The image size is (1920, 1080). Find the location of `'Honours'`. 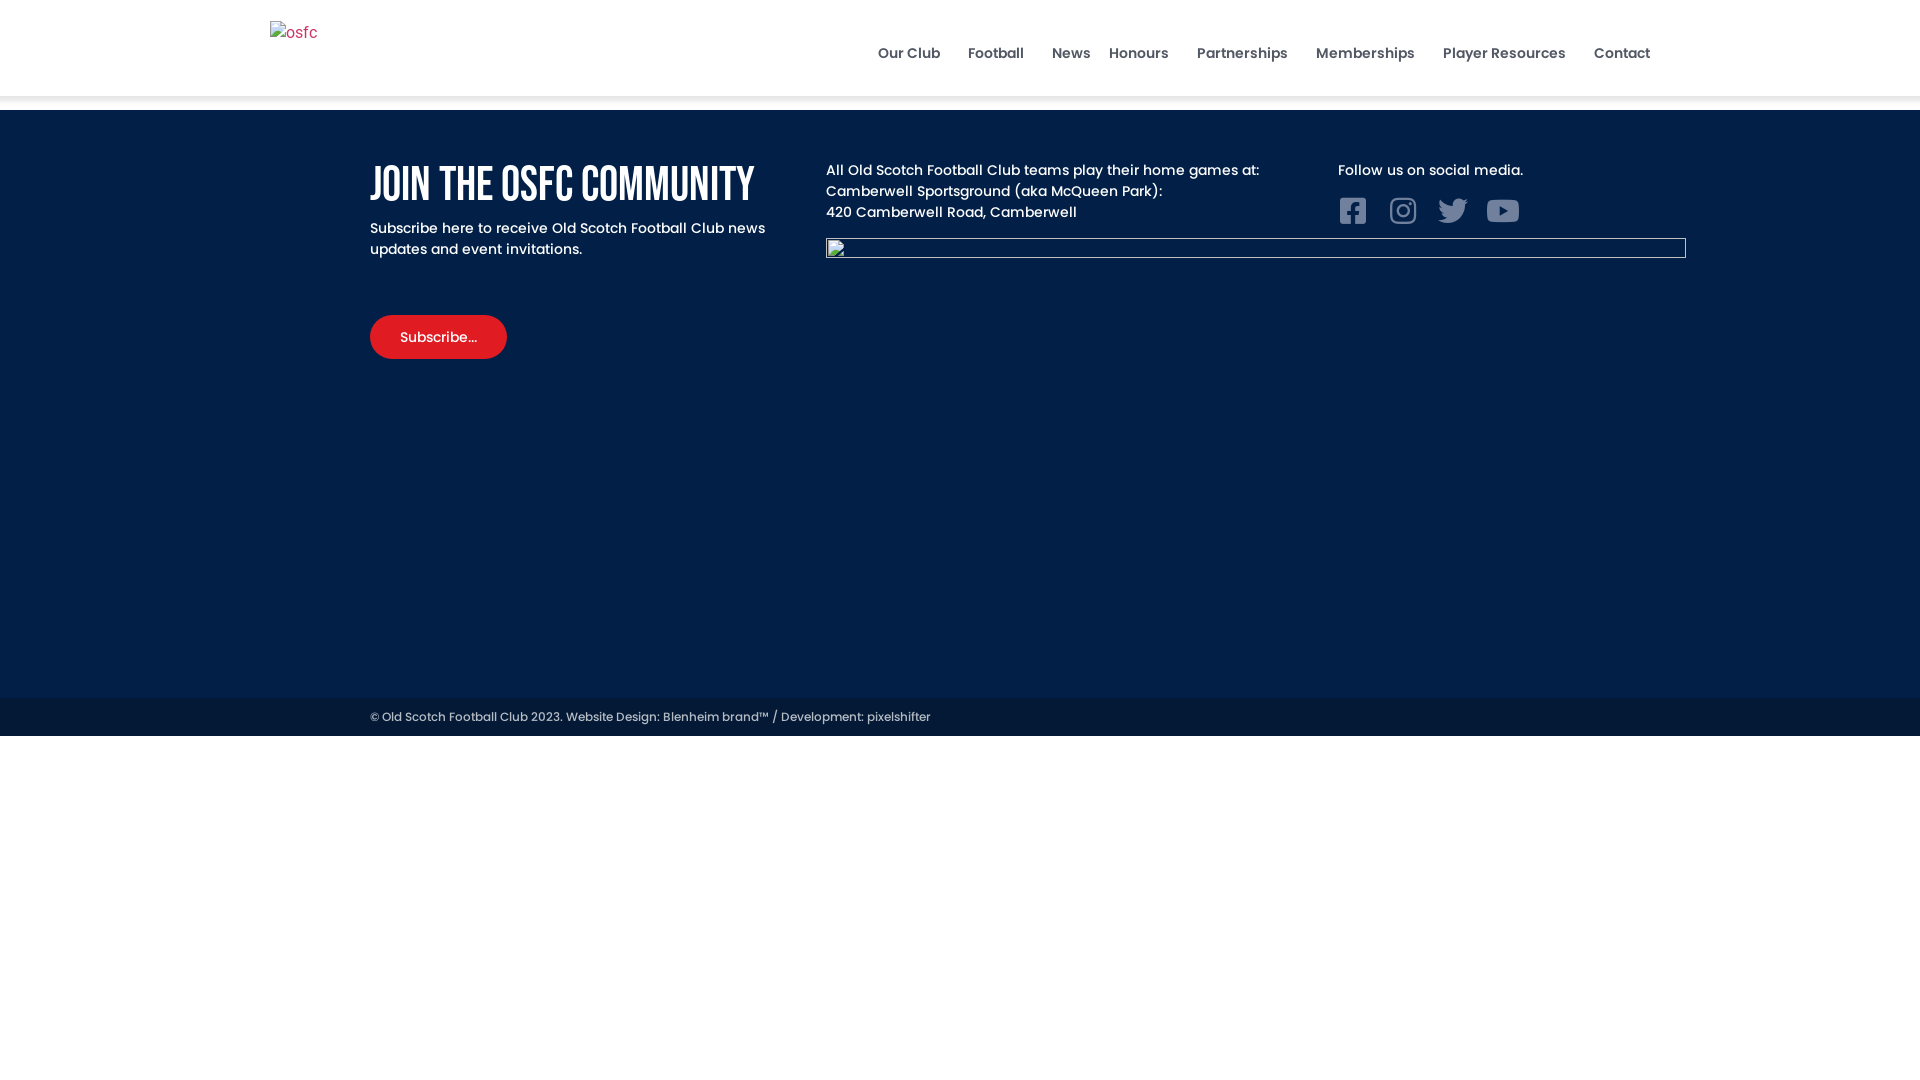

'Honours' is located at coordinates (1143, 52).